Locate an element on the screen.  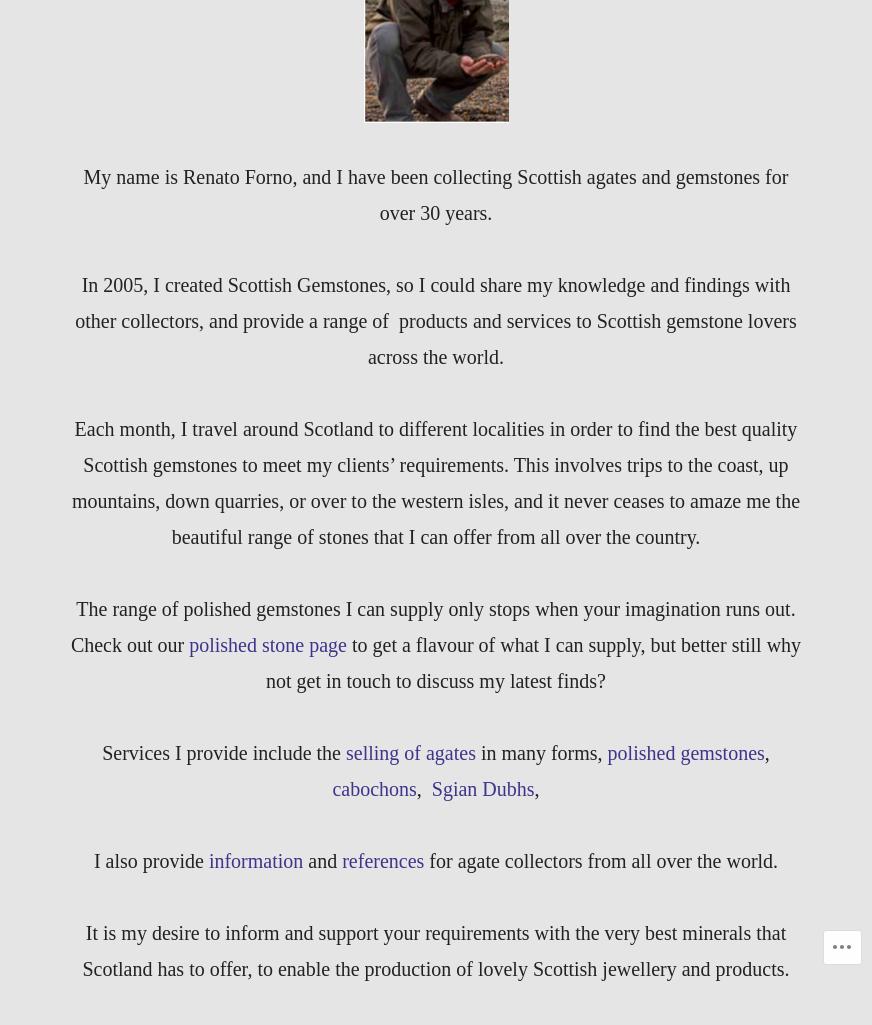
'Services I provide include the' is located at coordinates (222, 752).